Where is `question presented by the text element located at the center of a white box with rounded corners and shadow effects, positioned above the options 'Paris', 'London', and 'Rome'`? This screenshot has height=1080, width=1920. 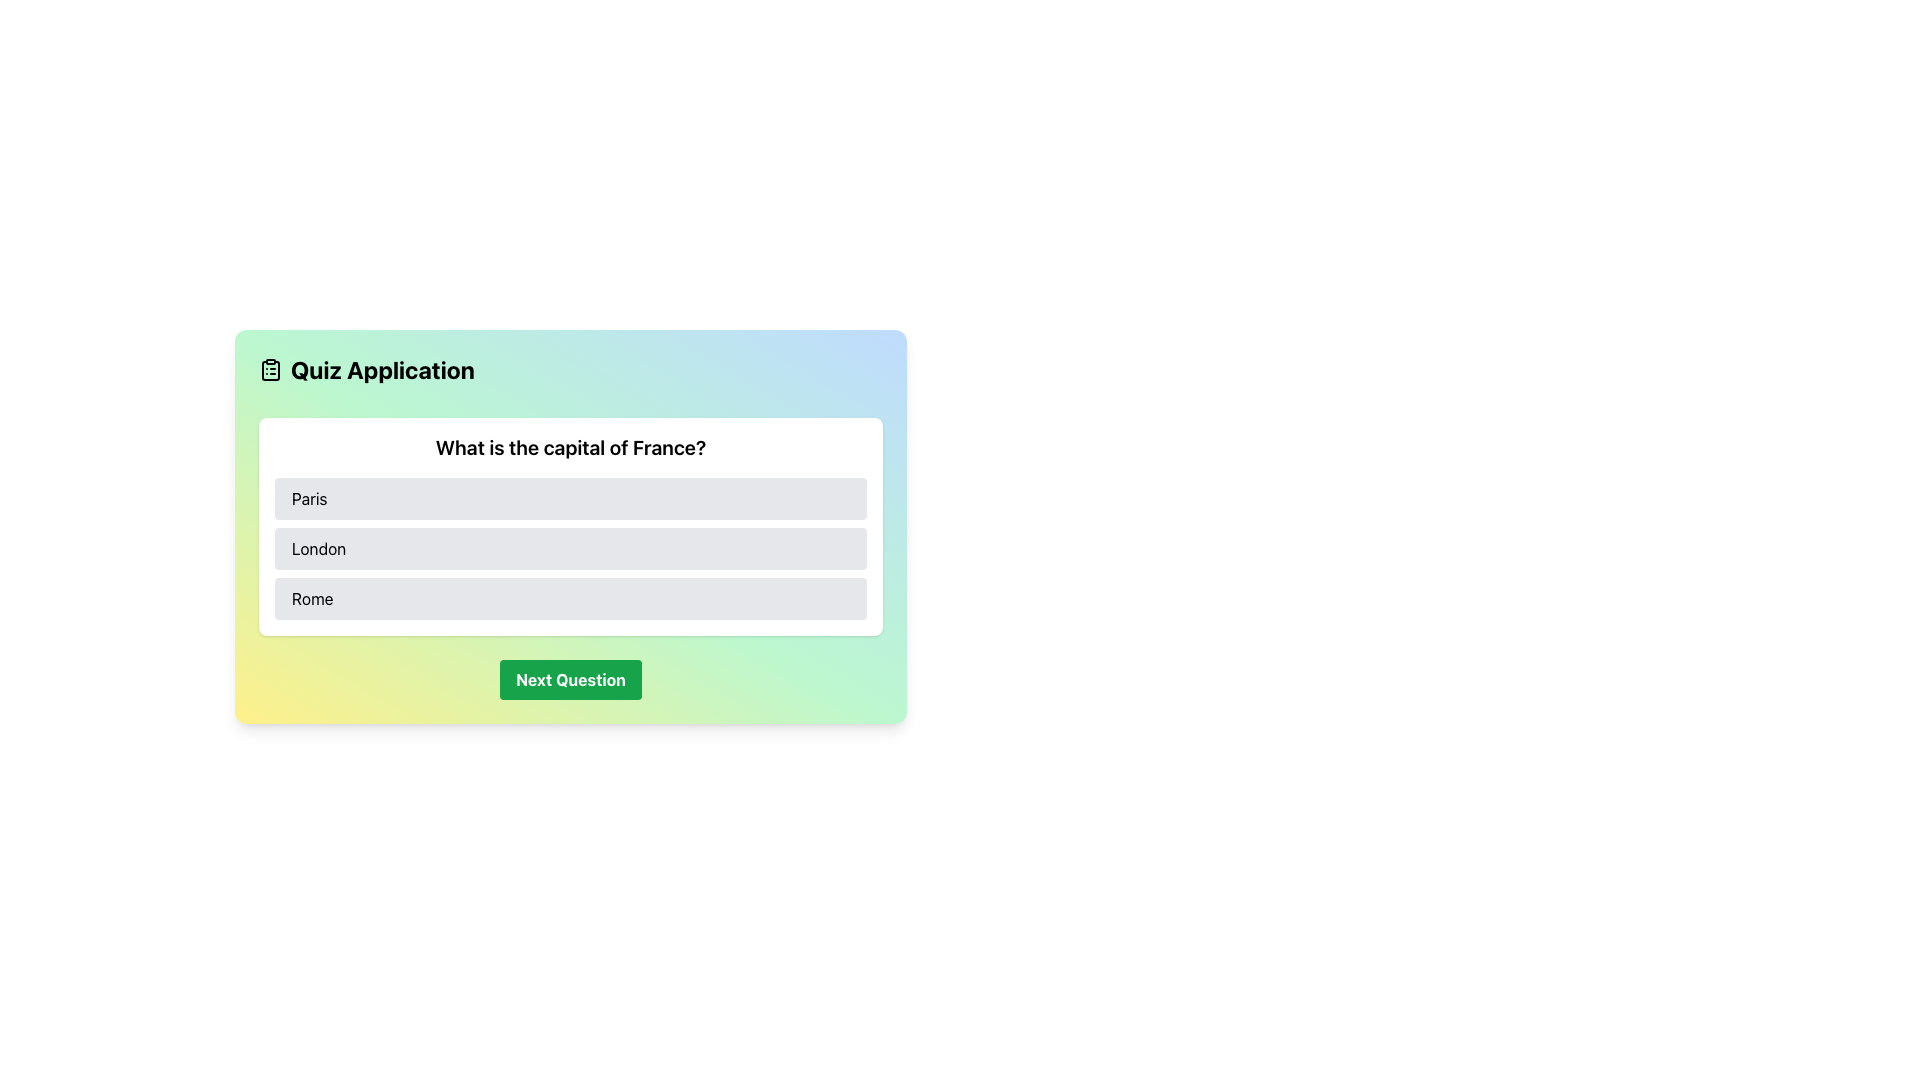
question presented by the text element located at the center of a white box with rounded corners and shadow effects, positioned above the options 'Paris', 'London', and 'Rome' is located at coordinates (570, 446).